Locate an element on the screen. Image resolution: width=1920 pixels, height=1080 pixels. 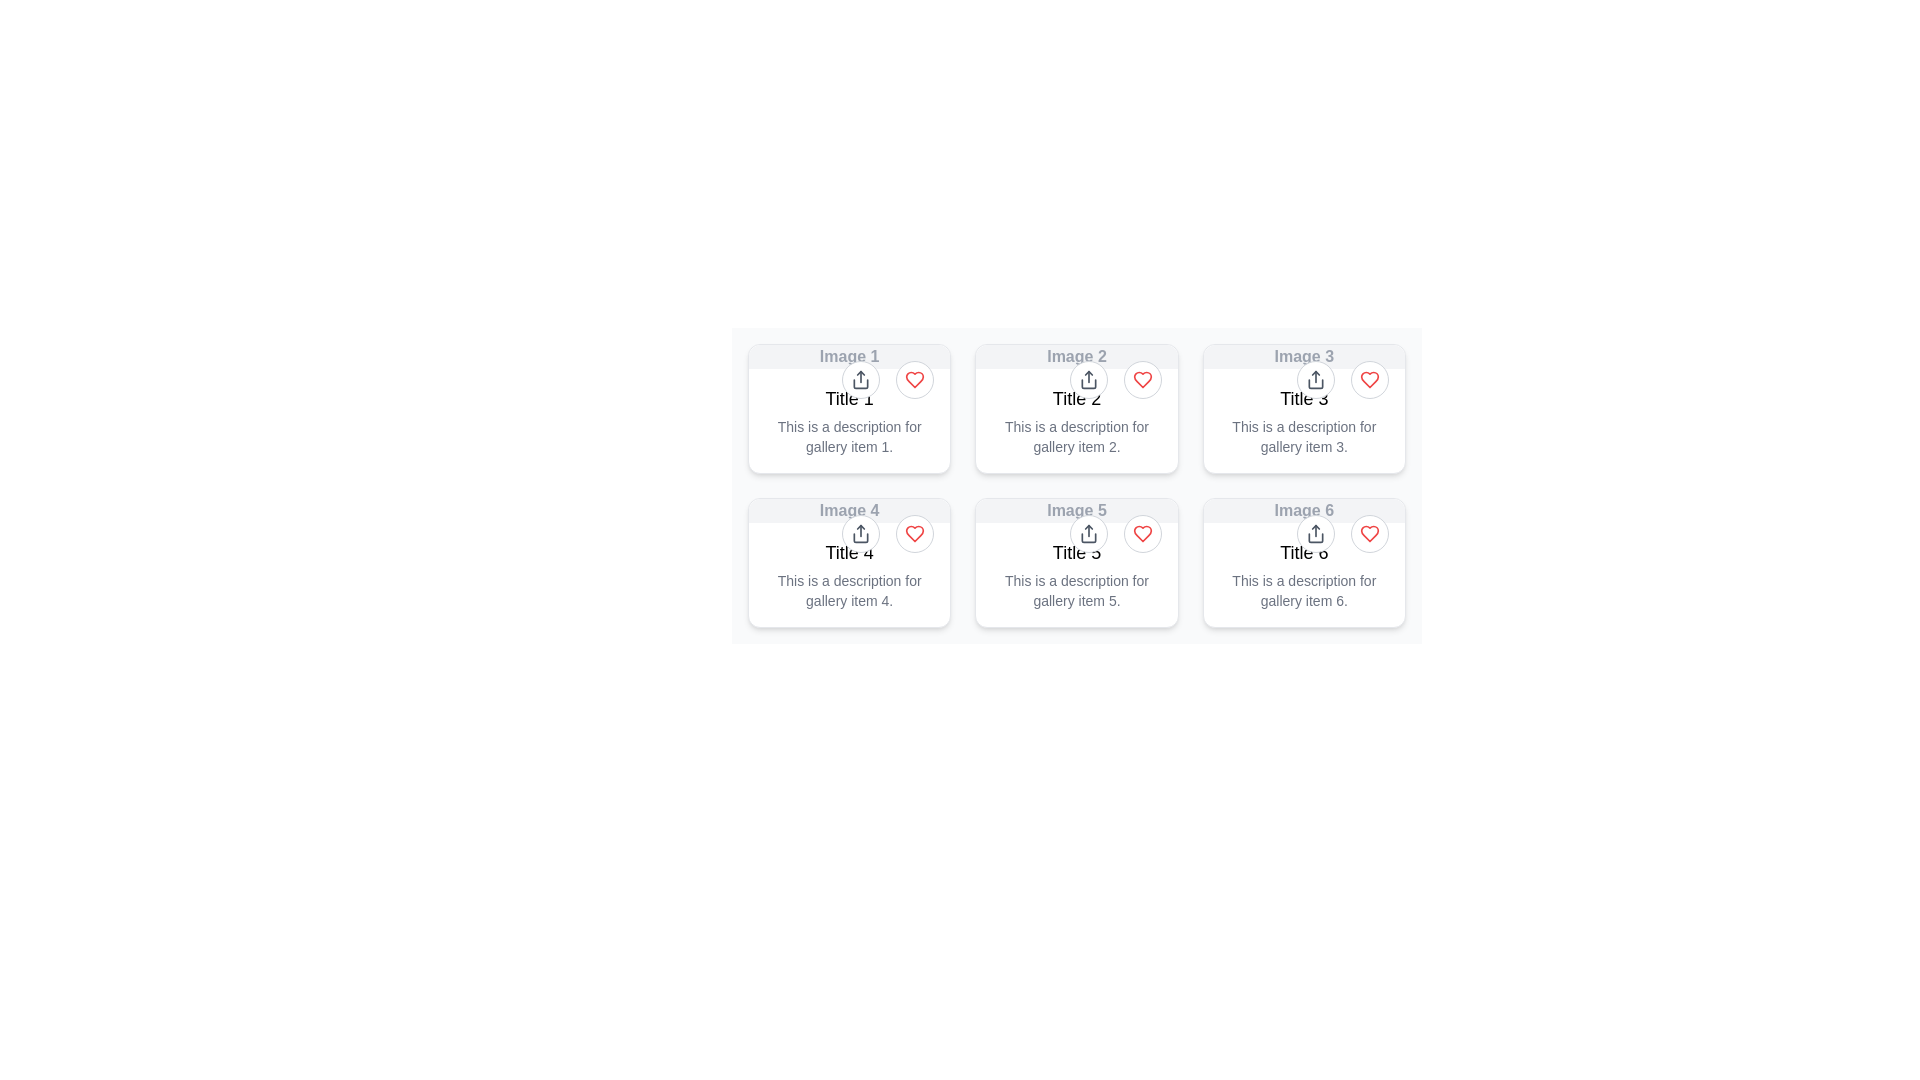
the share button located at the top-right corner of the card labeled 'Image 3 Title 3' is located at coordinates (1315, 380).